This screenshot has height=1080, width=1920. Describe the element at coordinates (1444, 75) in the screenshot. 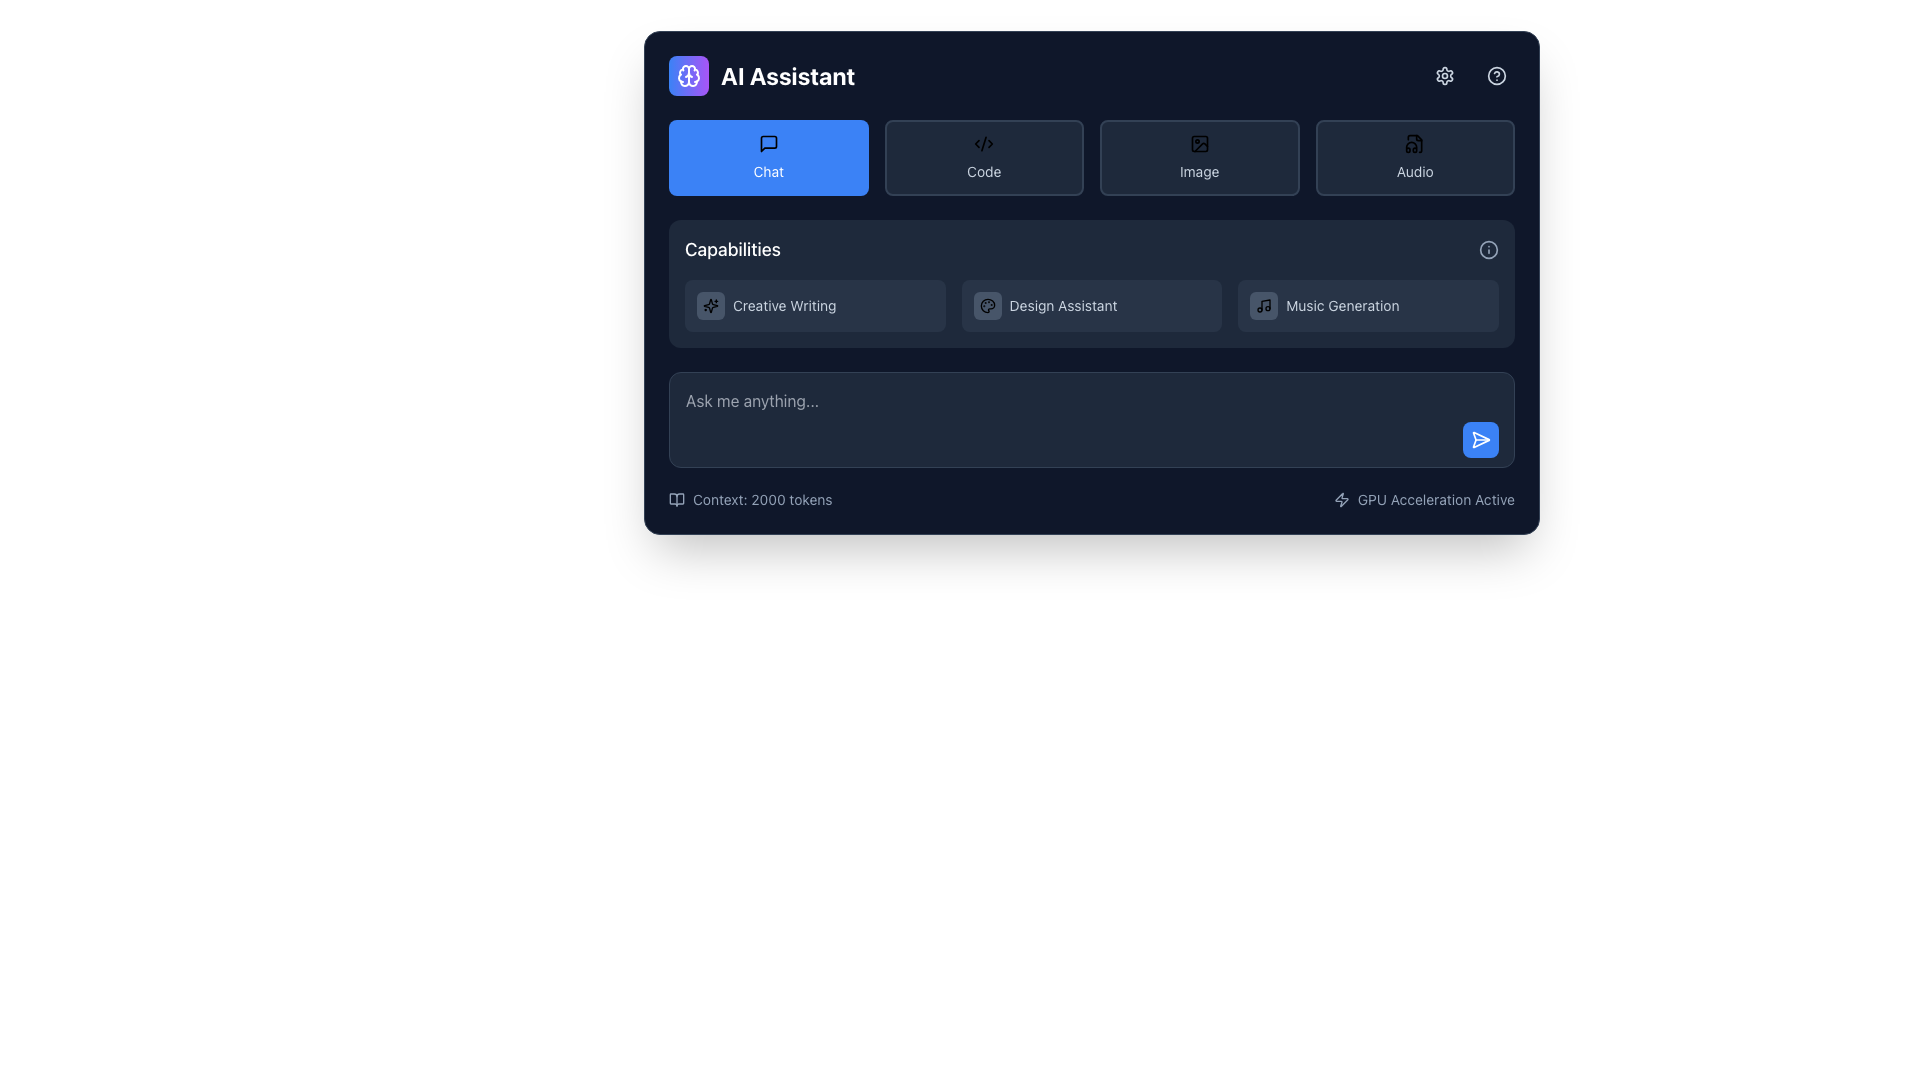

I see `the settings icon located in the upper-right corner of the application interface` at that location.